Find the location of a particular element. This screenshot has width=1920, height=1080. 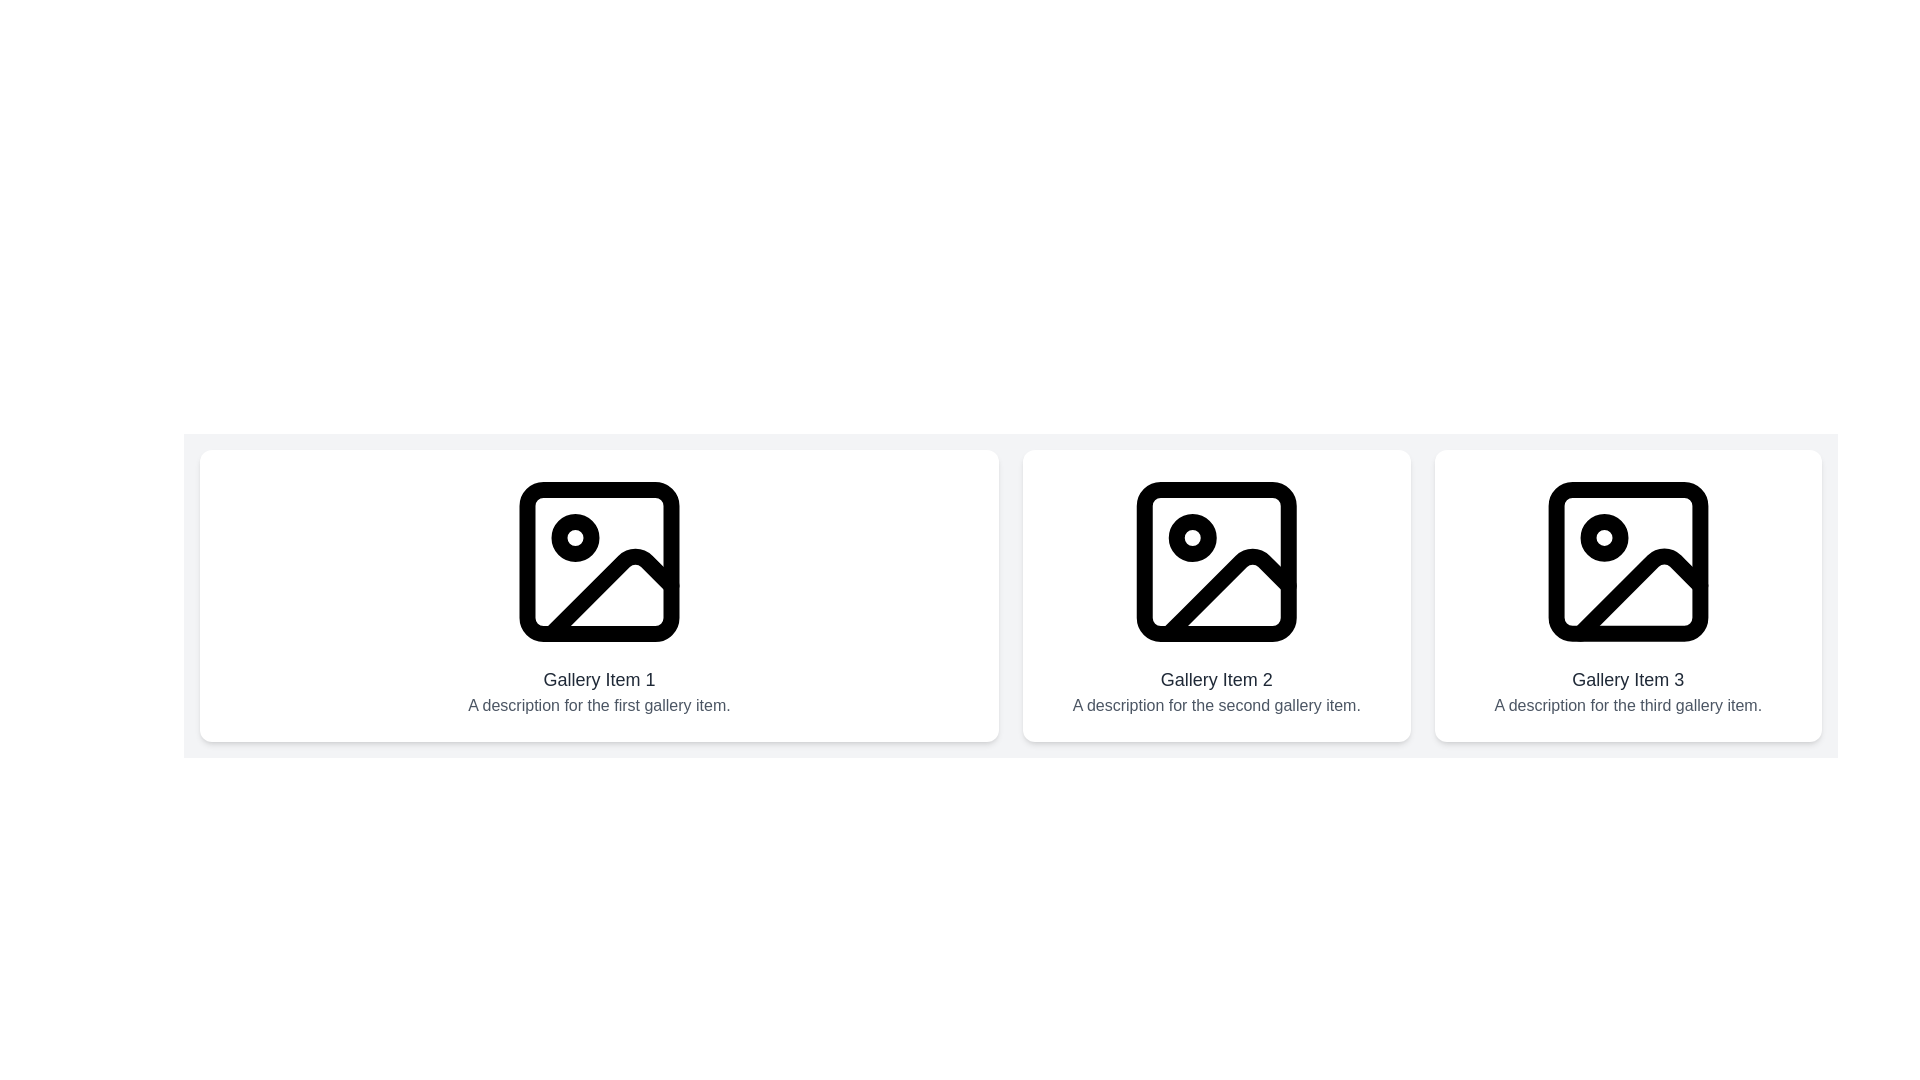

the static text element that serves as the title for the third gallery item, positioned above the description text is located at coordinates (1628, 678).